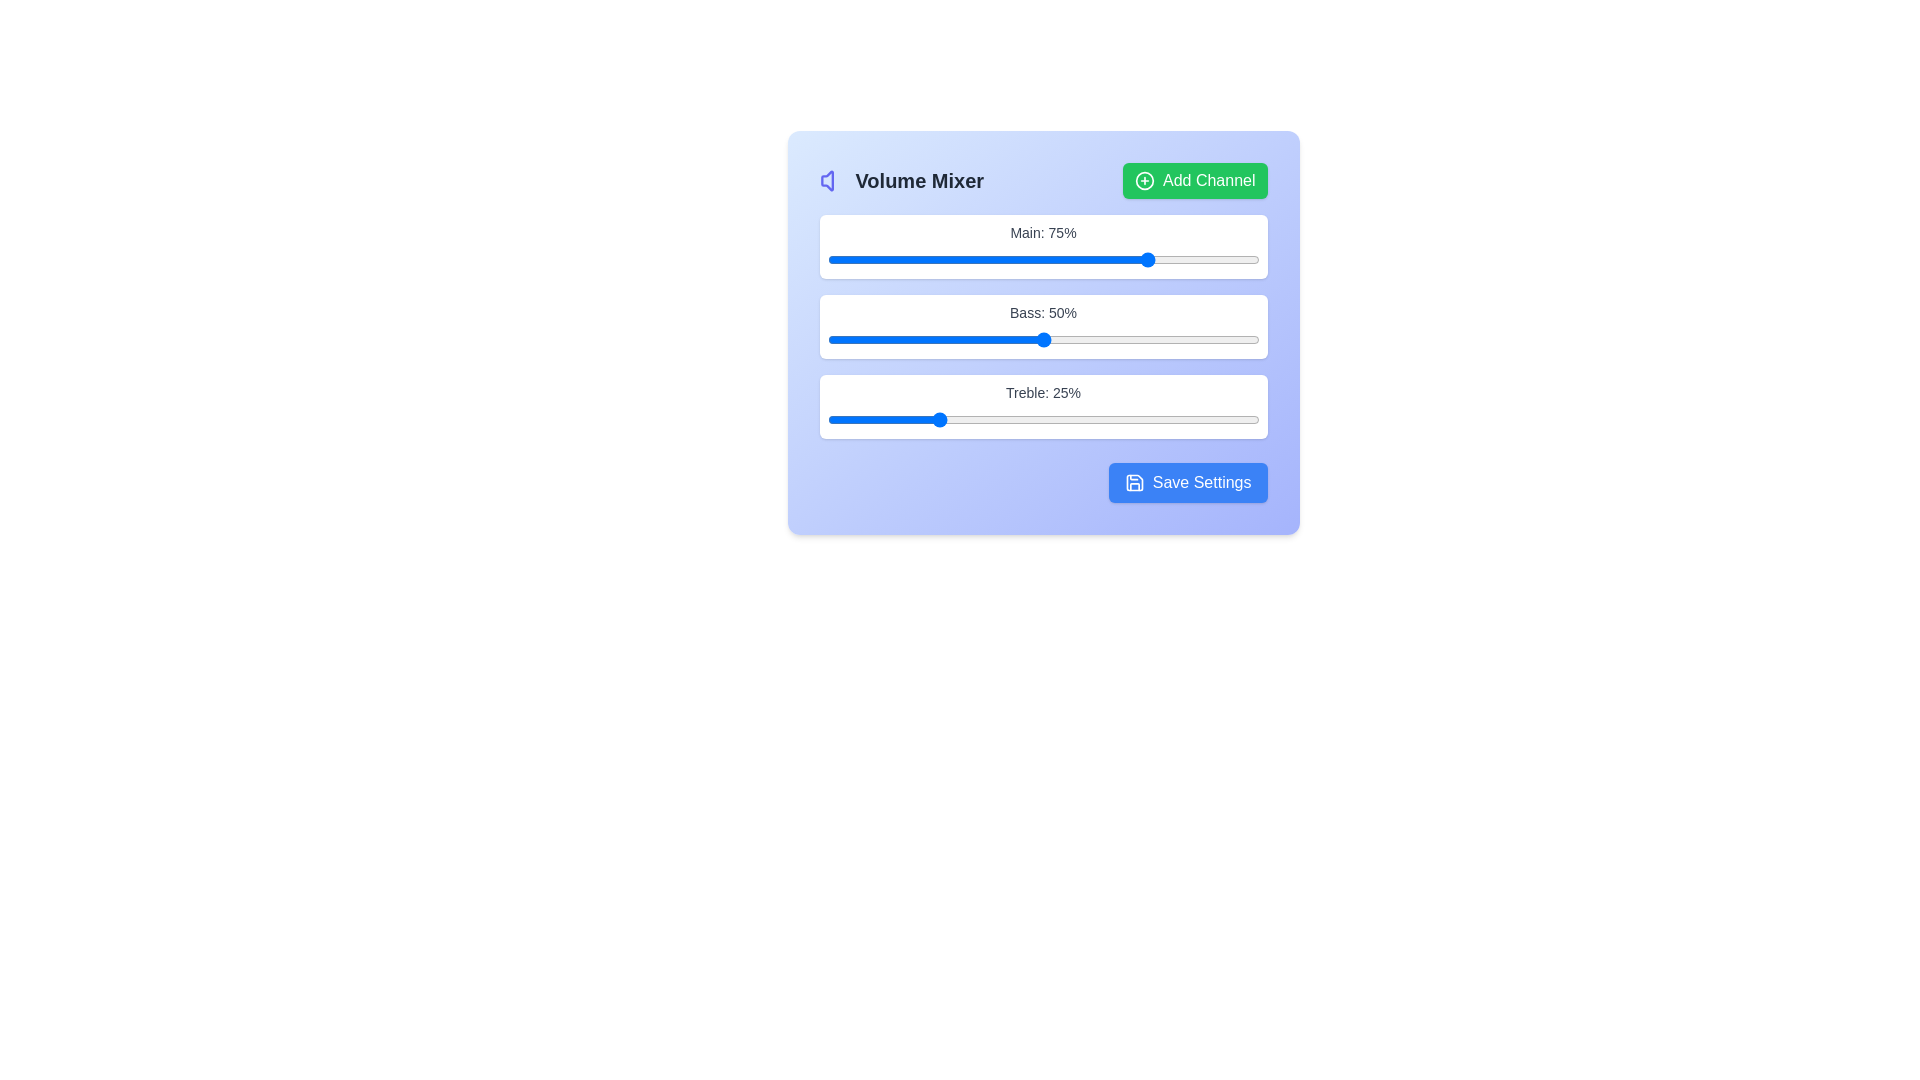 The width and height of the screenshot is (1920, 1080). Describe the element at coordinates (1129, 419) in the screenshot. I see `the treble level` at that location.